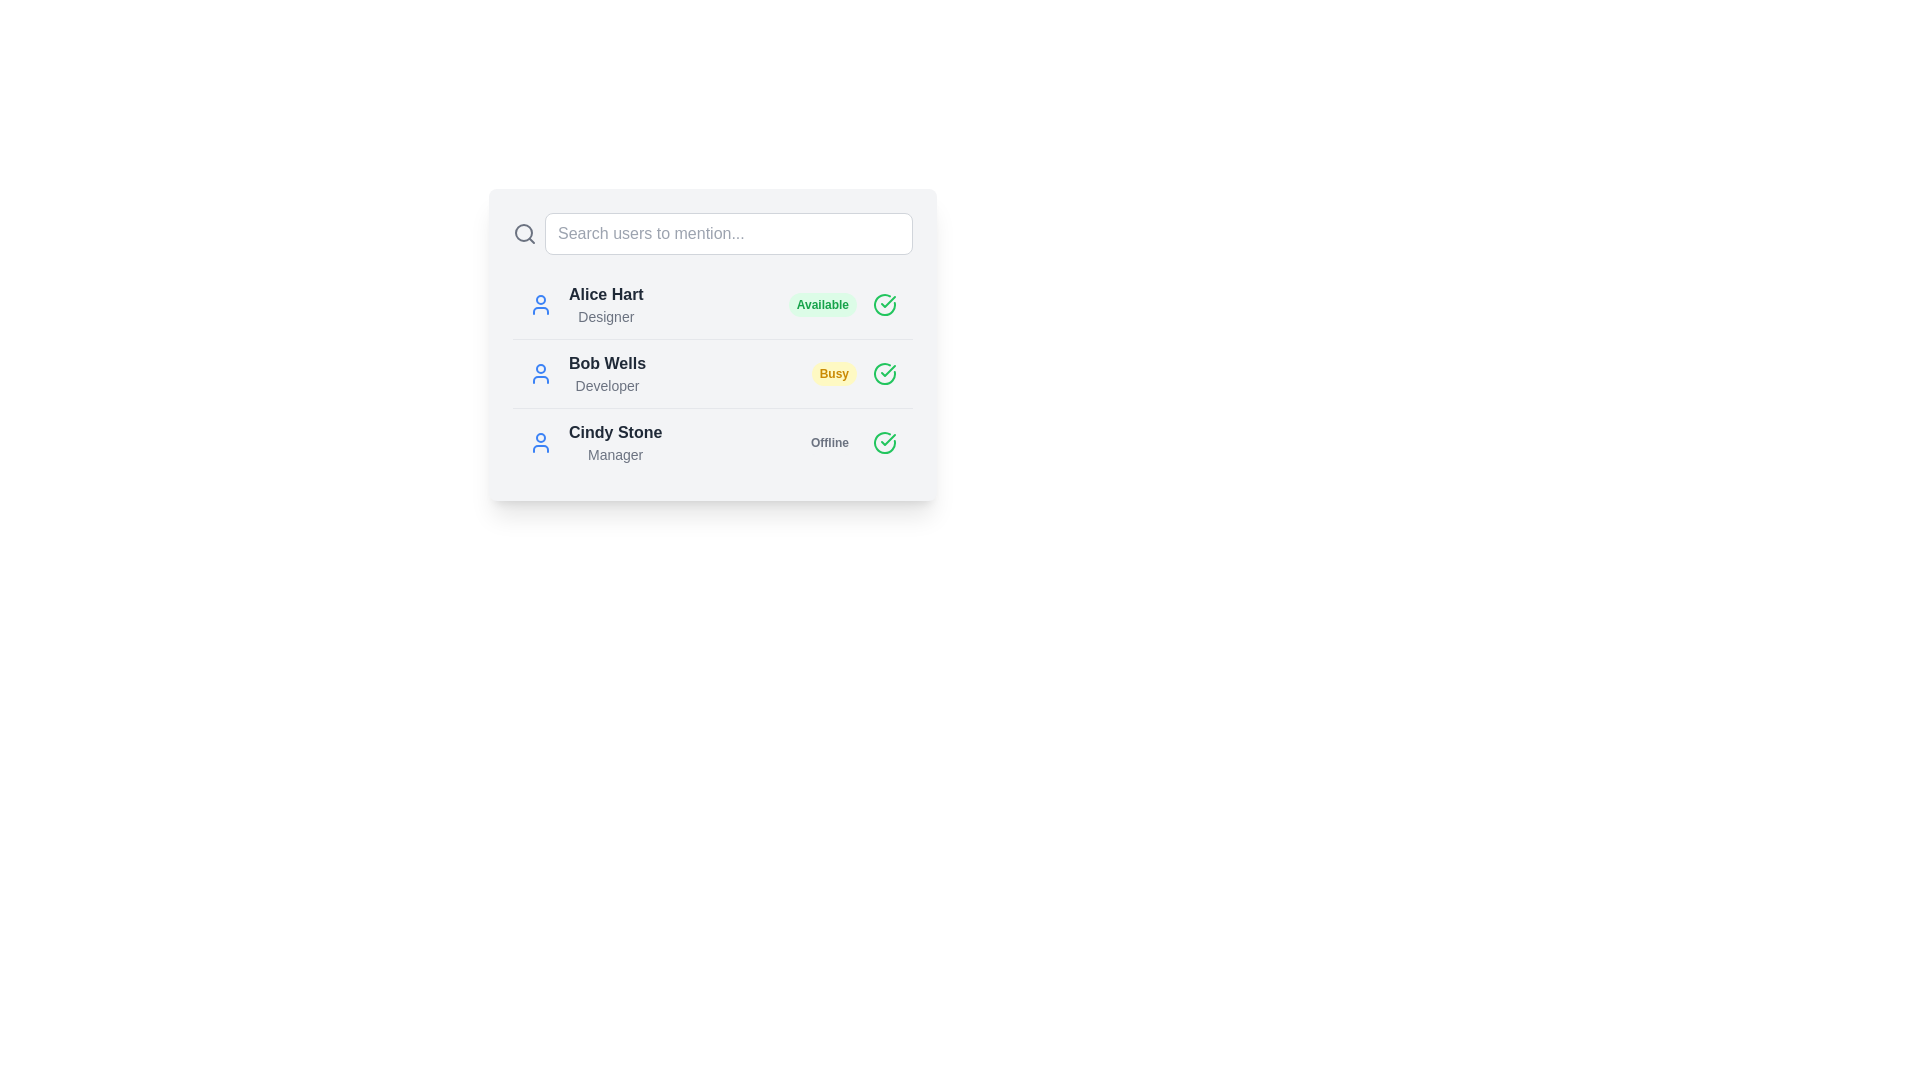  Describe the element at coordinates (541, 374) in the screenshot. I see `the user icon for 'Bob Wells', which is the first icon in the second row of the user list, positioned to the left of the name 'Bob Wells' and above the status 'Busy'` at that location.